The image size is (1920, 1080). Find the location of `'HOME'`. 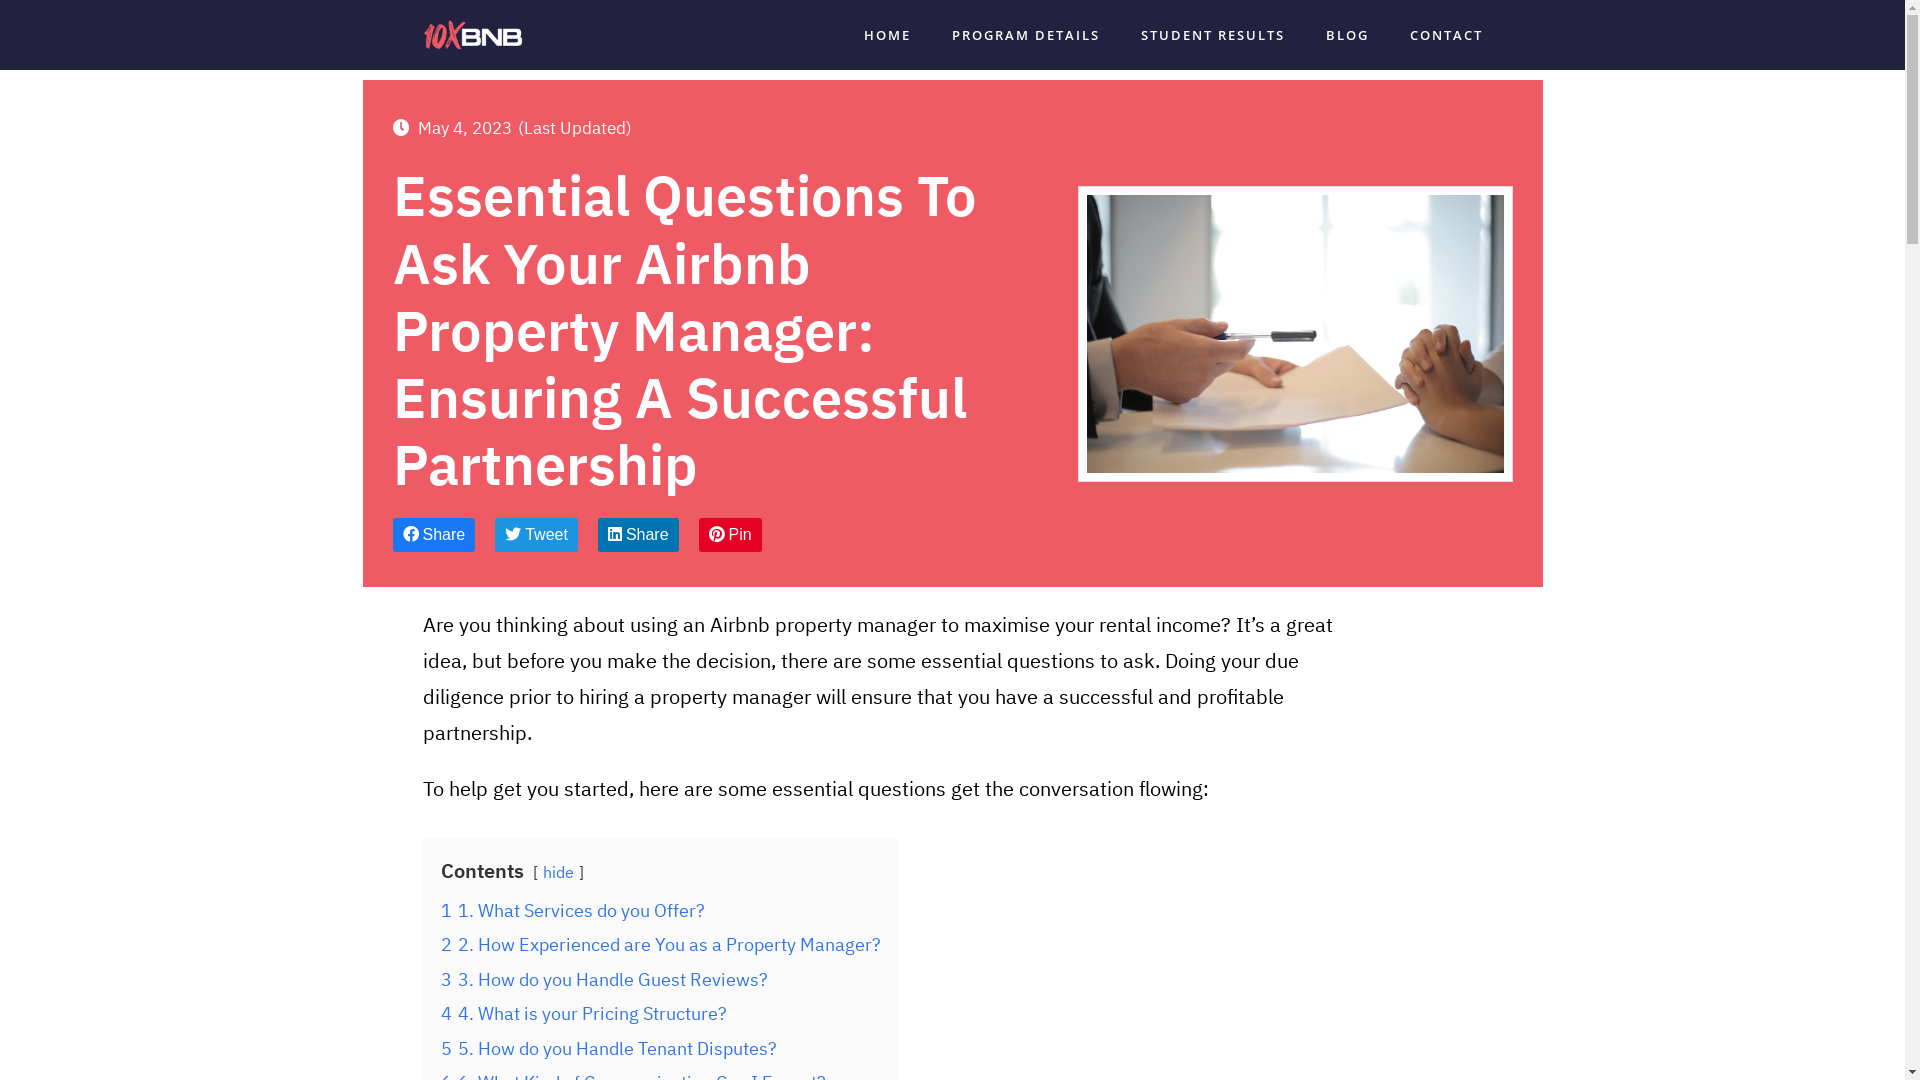

'HOME' is located at coordinates (886, 34).